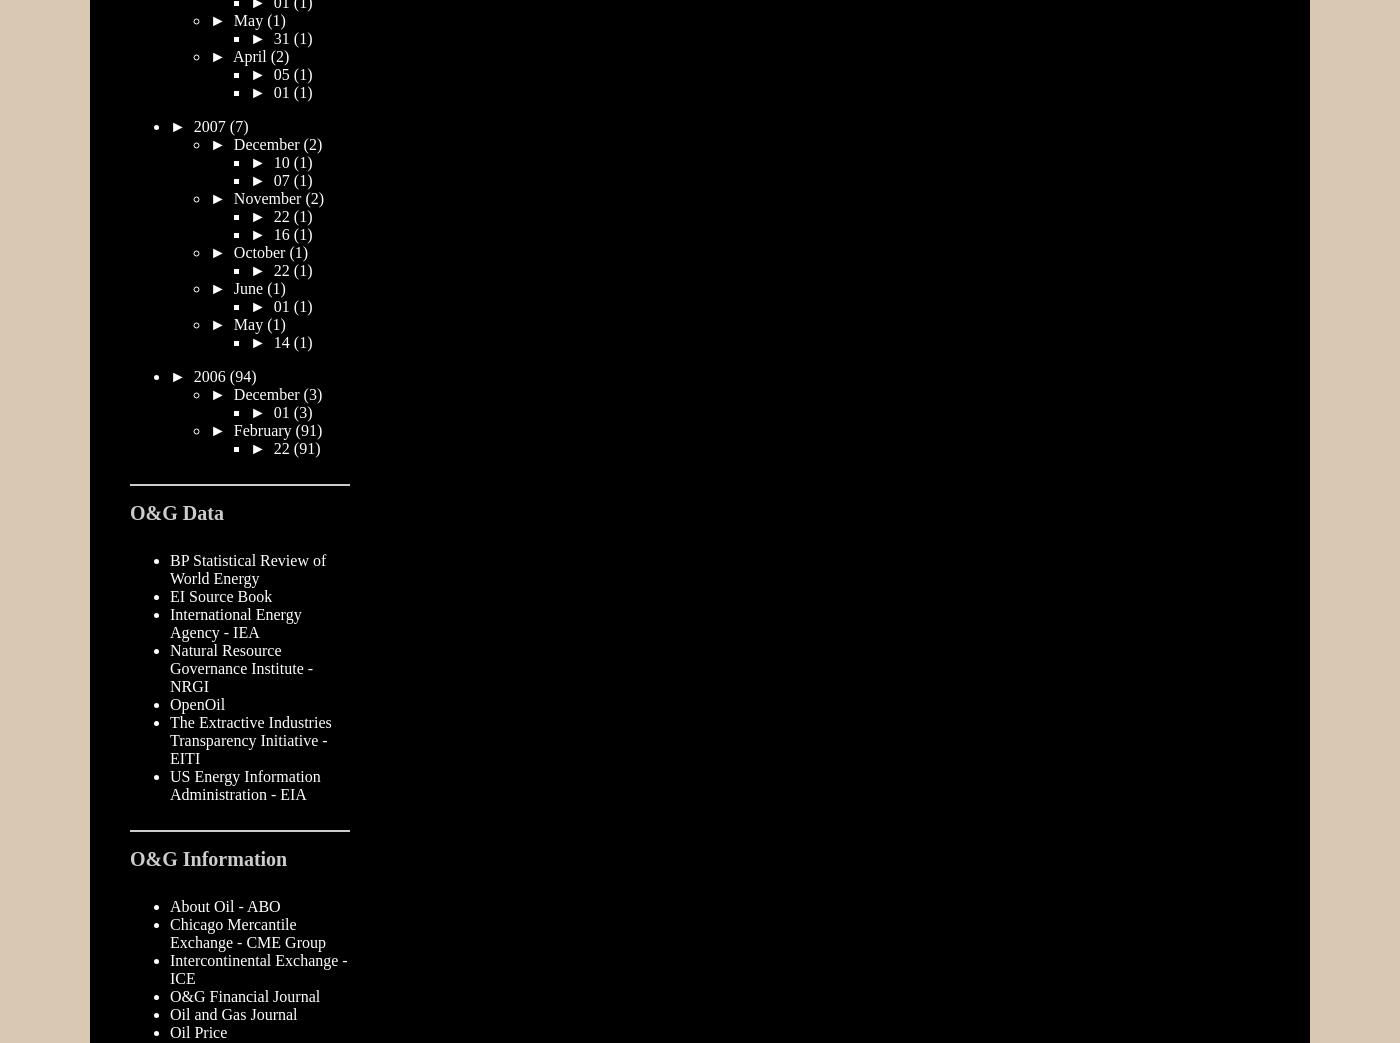  What do you see at coordinates (197, 703) in the screenshot?
I see `'OpenOil'` at bounding box center [197, 703].